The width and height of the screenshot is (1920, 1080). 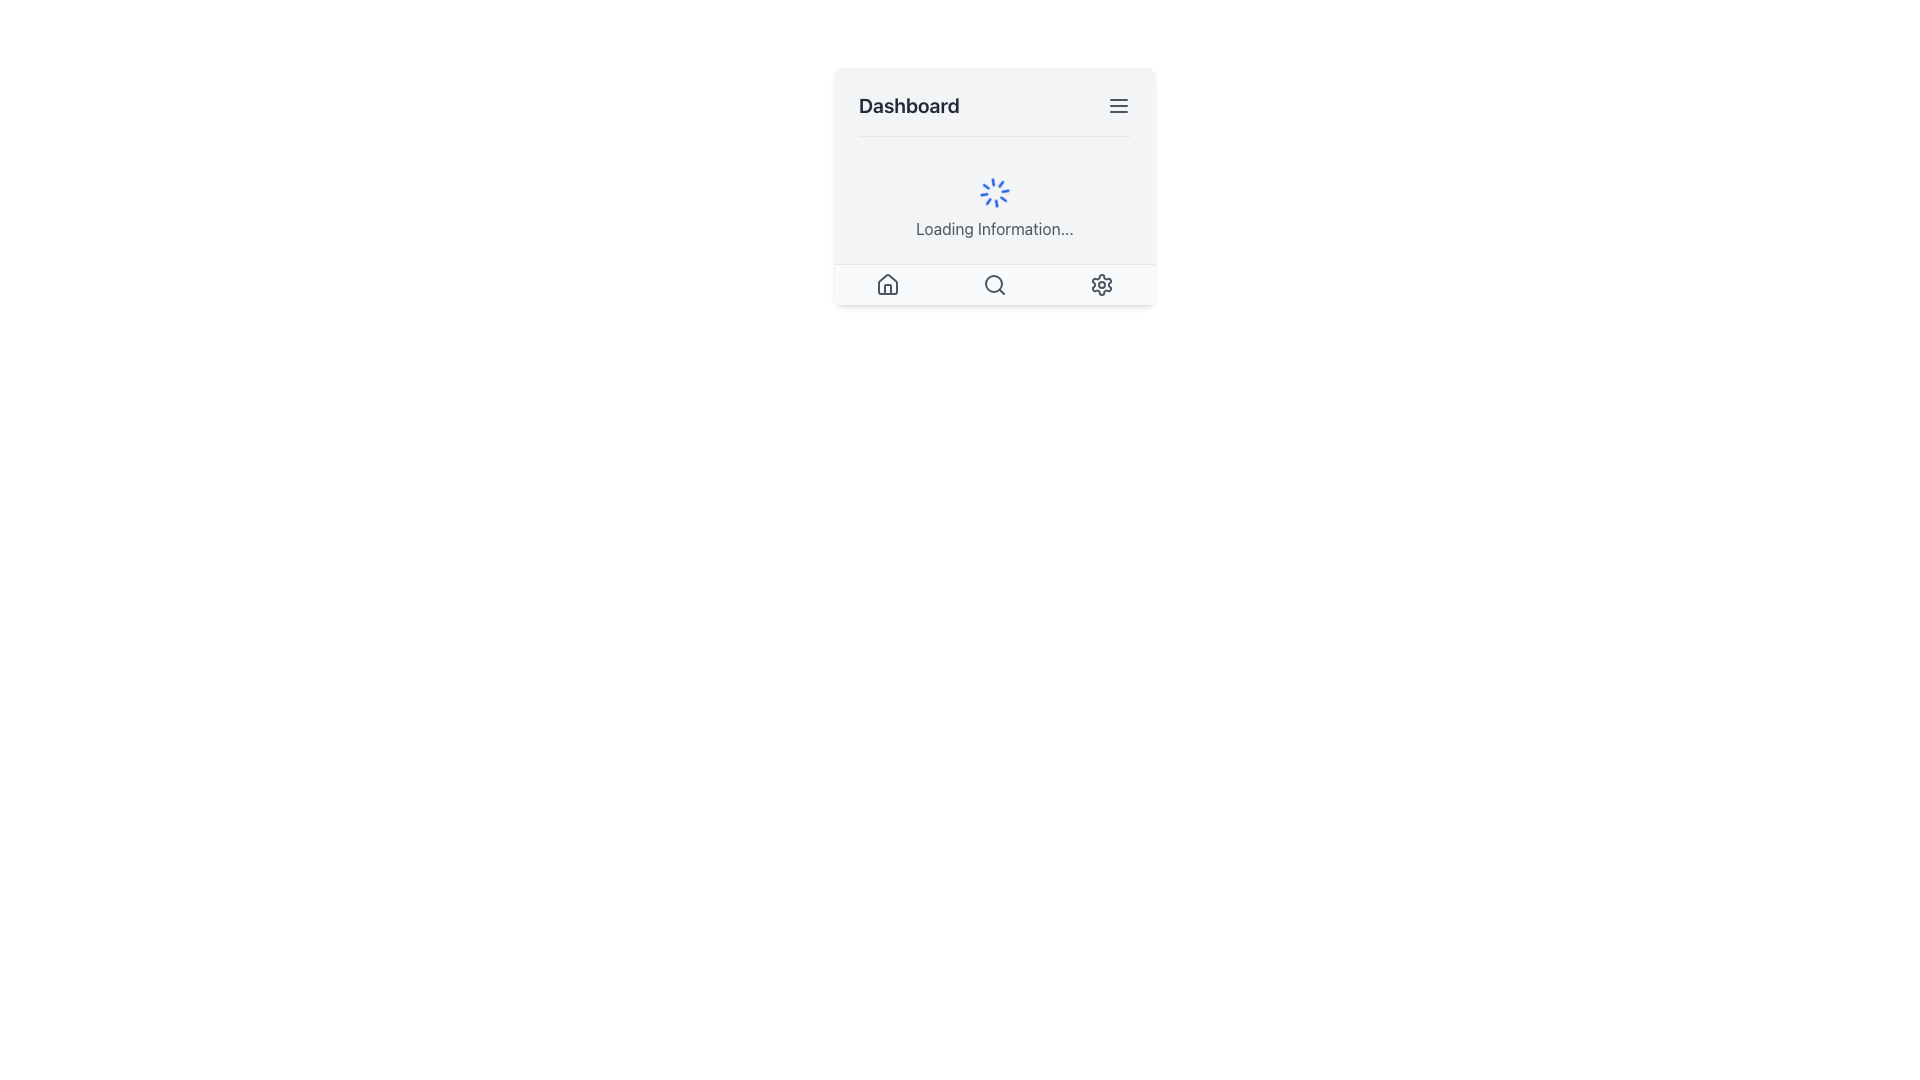 I want to click on the loading spinner with descriptive text located centrally beneath the 'Dashboard' header, so click(x=994, y=208).